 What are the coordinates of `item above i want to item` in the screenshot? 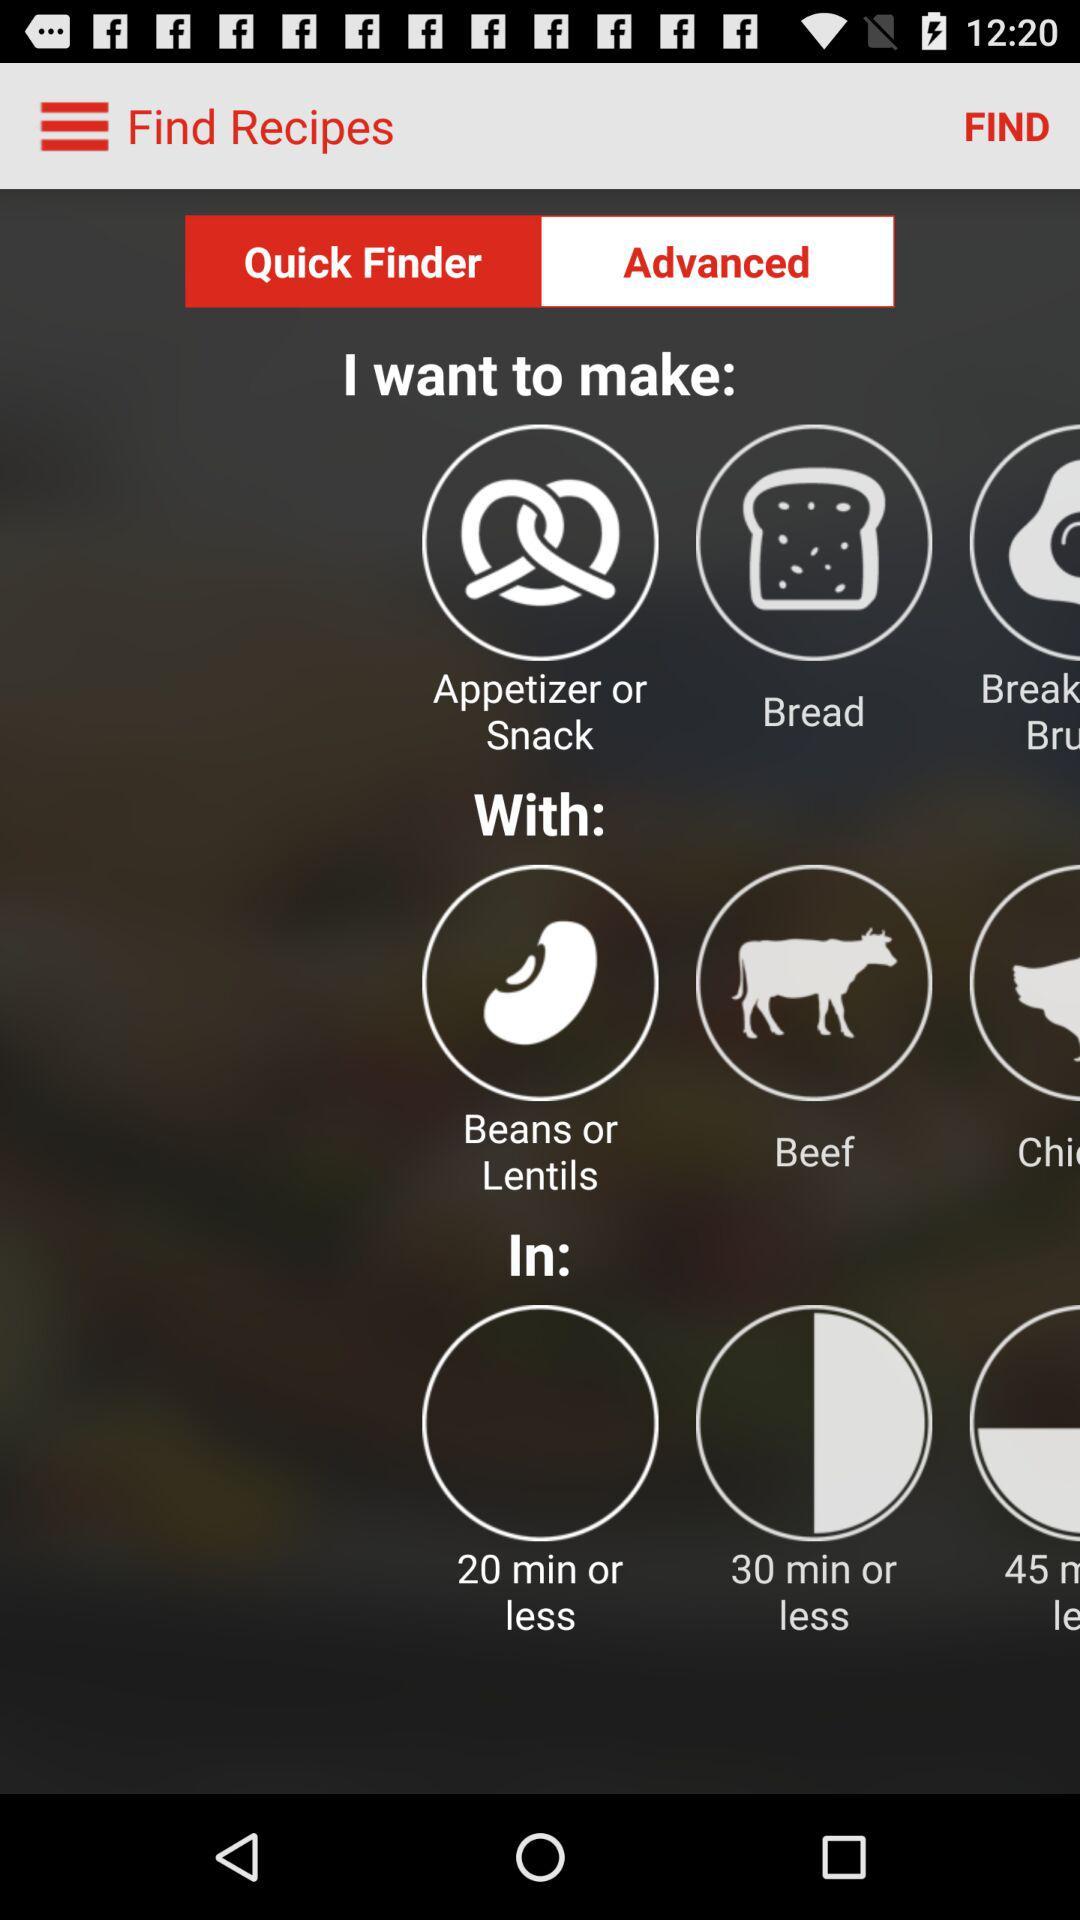 It's located at (716, 260).